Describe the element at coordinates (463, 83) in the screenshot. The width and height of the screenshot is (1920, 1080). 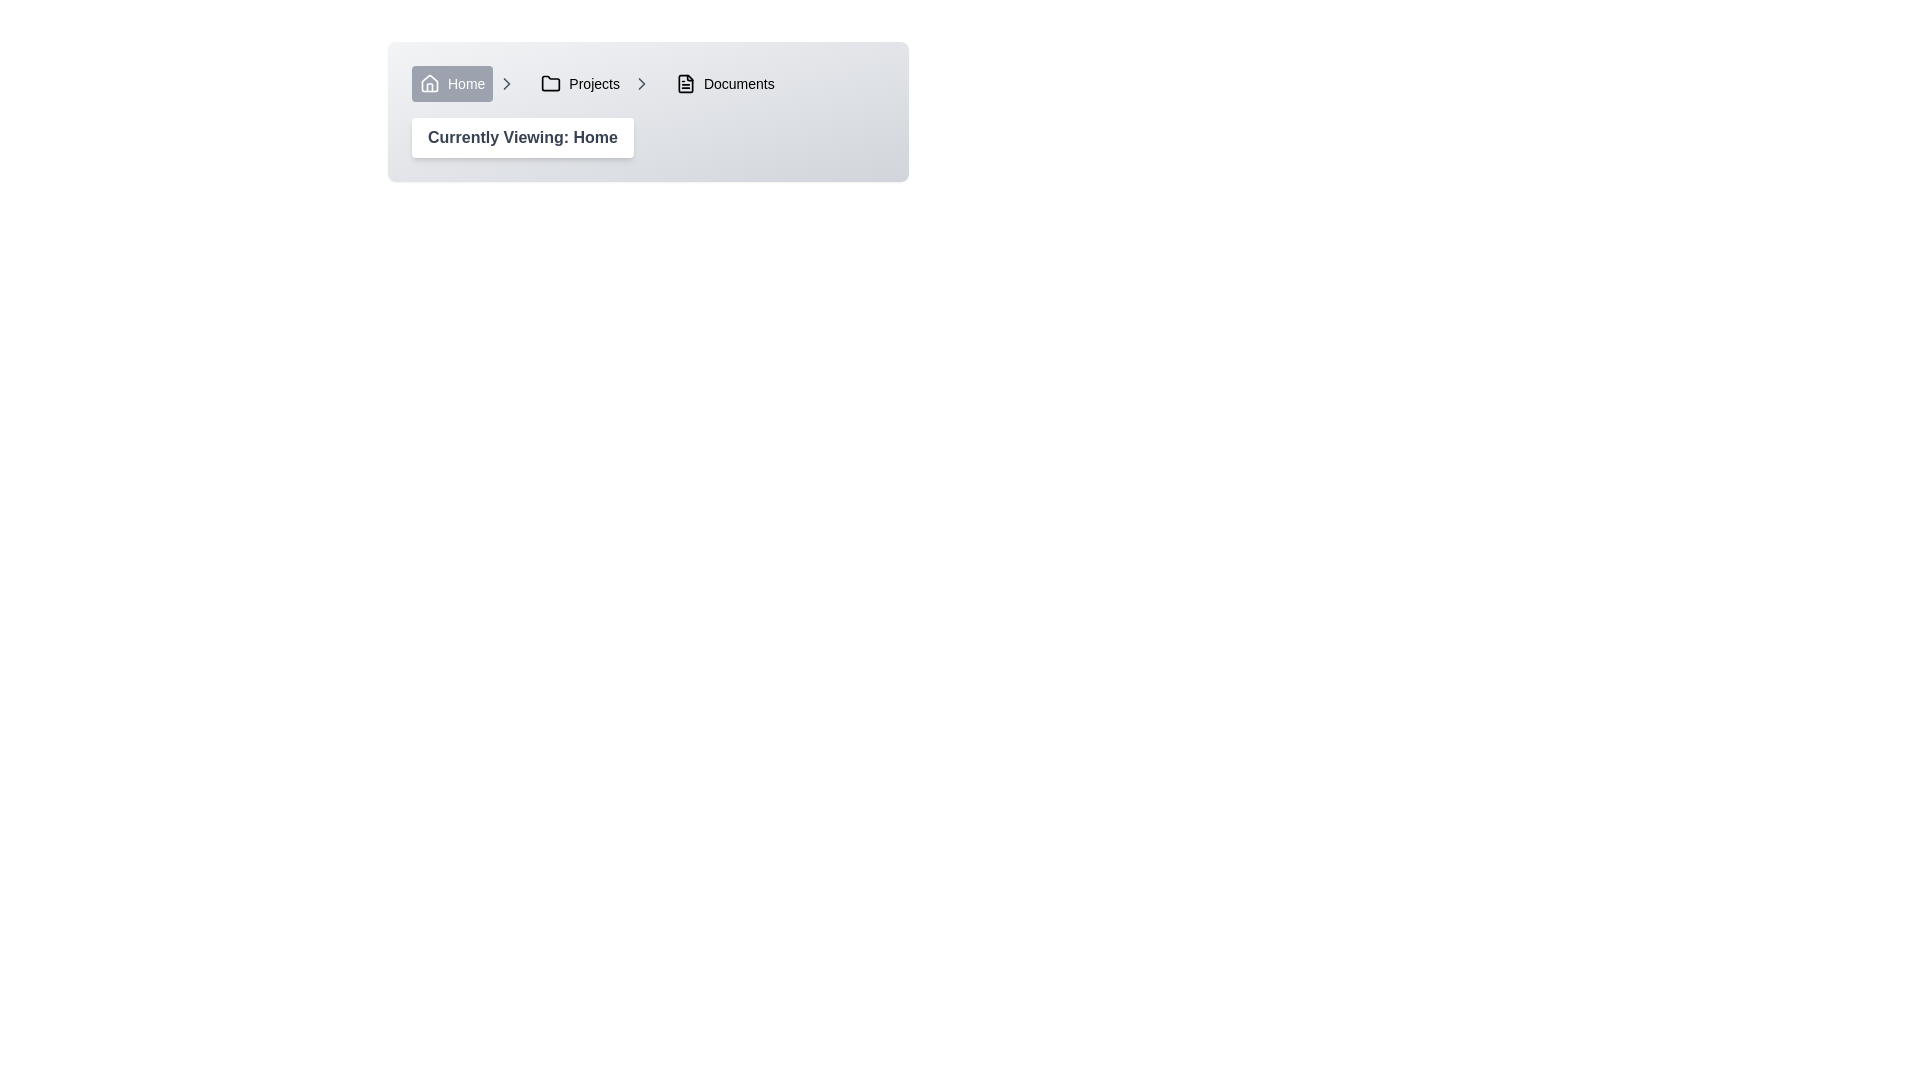
I see `the 'Home' Link button in the breadcrumb navigation, which has a gray background, white text, and a house-shaped icon` at that location.